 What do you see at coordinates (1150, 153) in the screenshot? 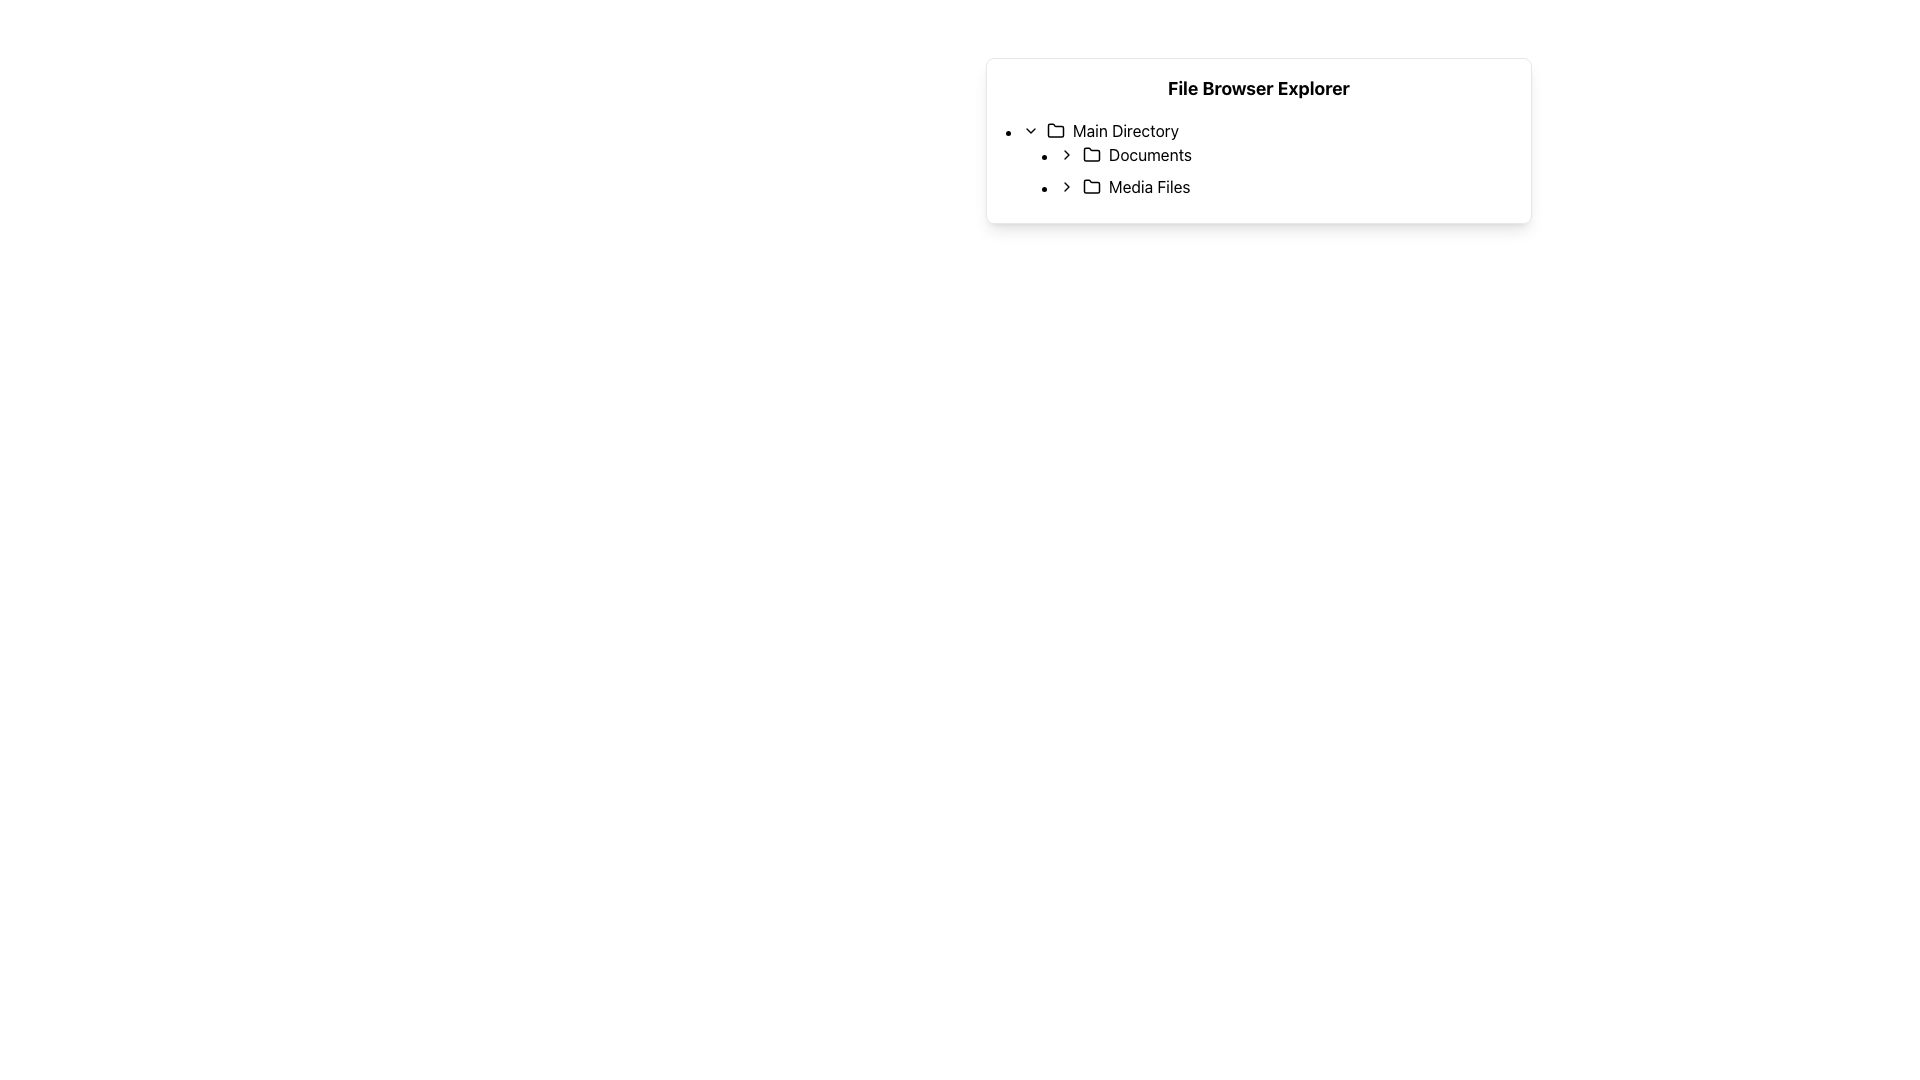
I see `the 'Documents' text label located beneath 'Main Directory'` at bounding box center [1150, 153].